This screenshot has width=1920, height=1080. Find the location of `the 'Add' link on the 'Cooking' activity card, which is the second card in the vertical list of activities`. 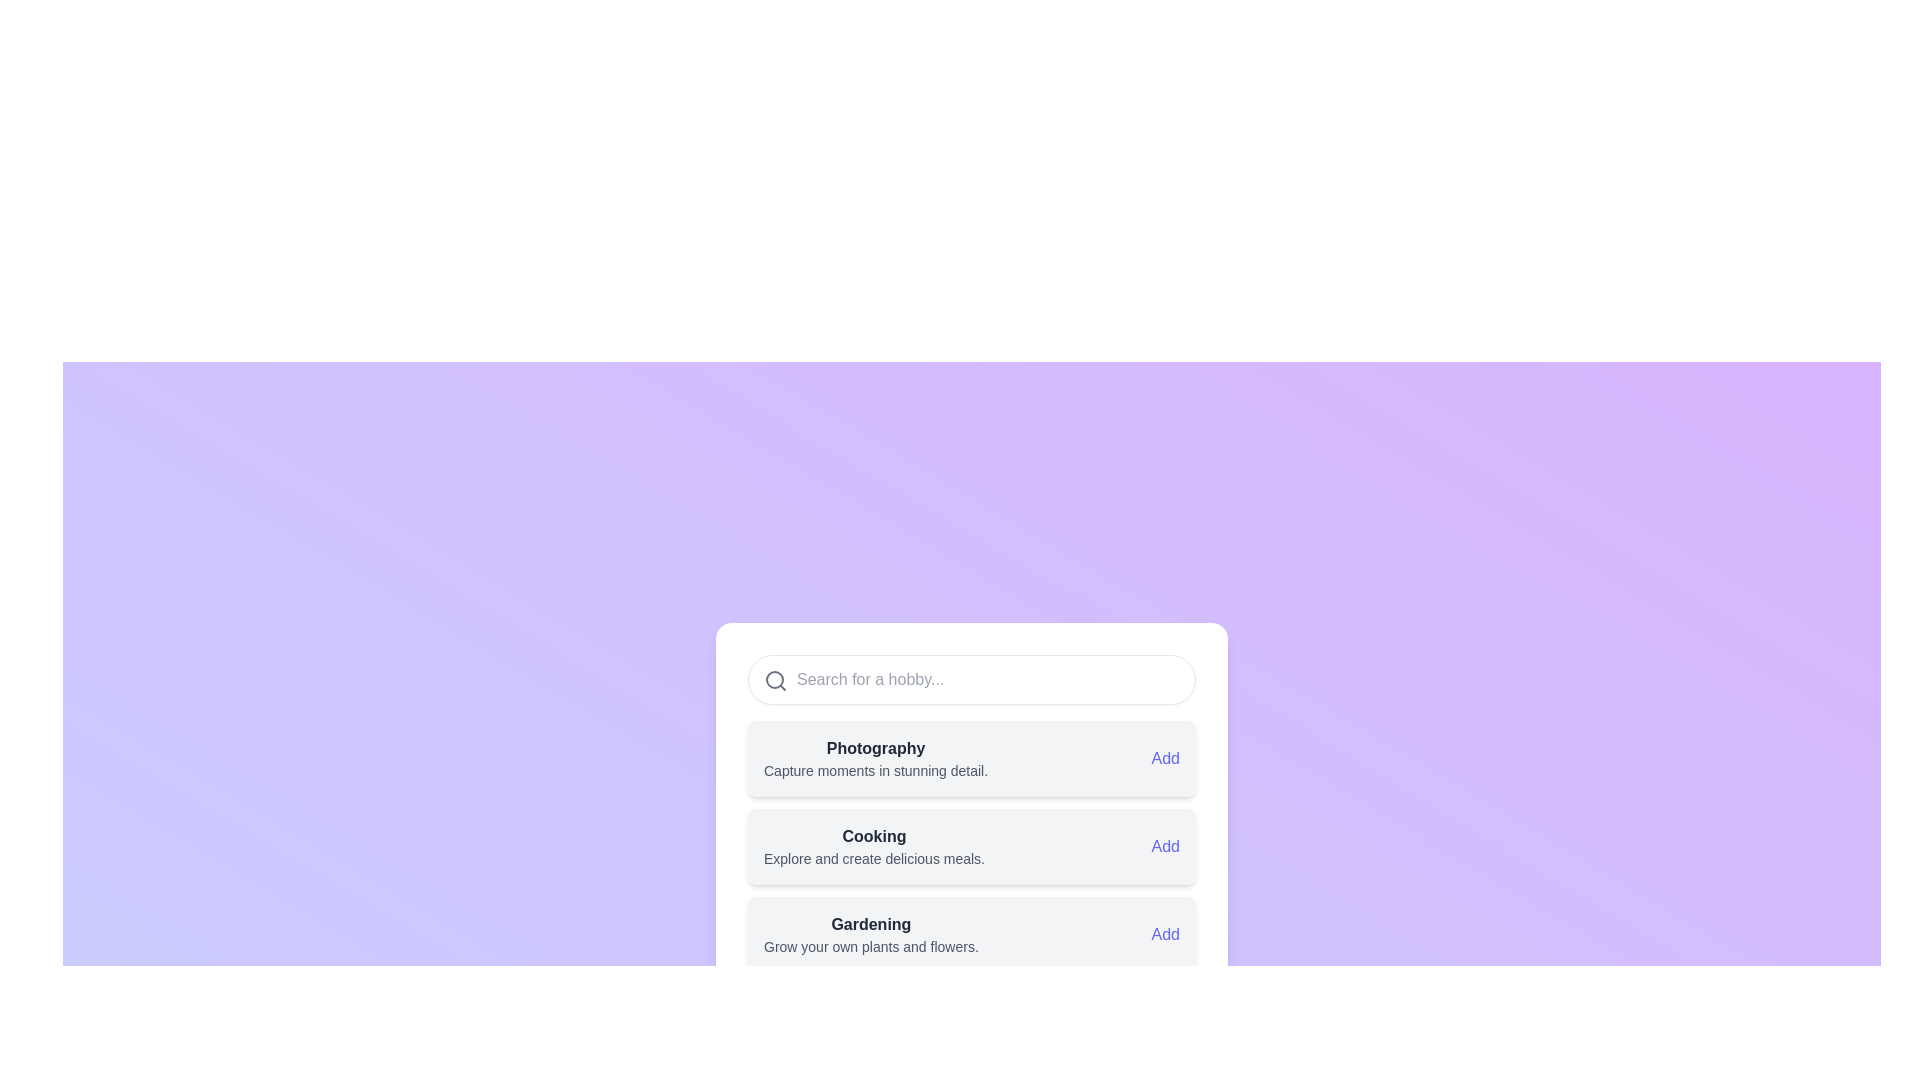

the 'Add' link on the 'Cooking' activity card, which is the second card in the vertical list of activities is located at coordinates (971, 847).